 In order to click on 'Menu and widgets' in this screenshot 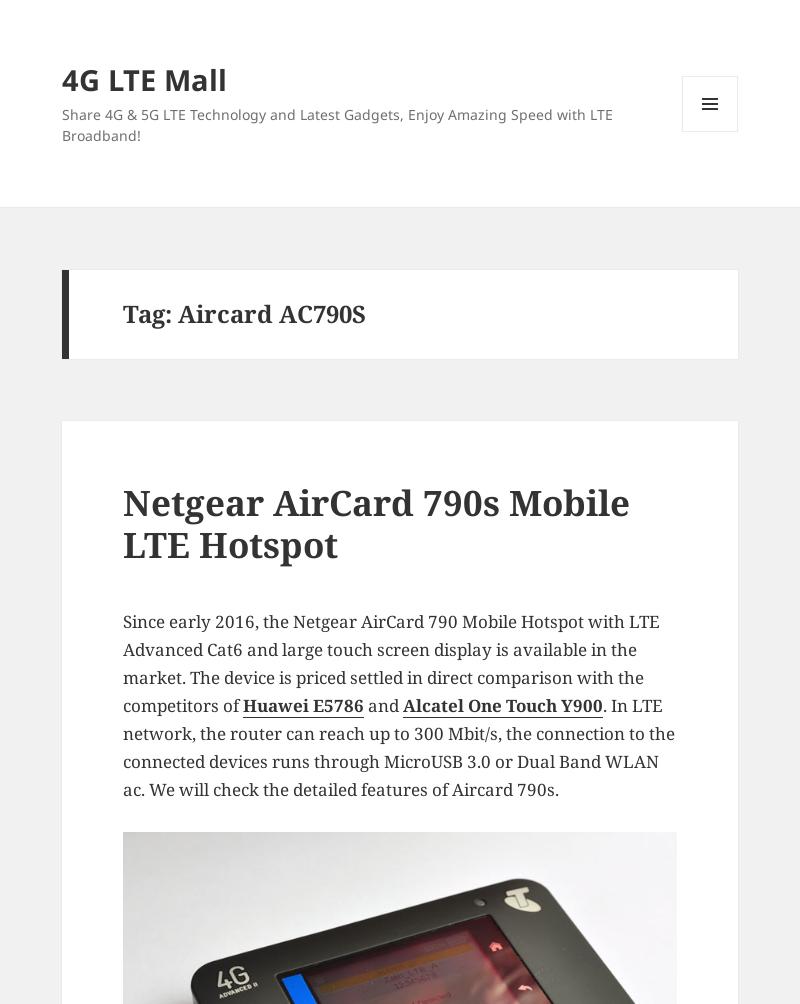, I will do `click(683, 157)`.